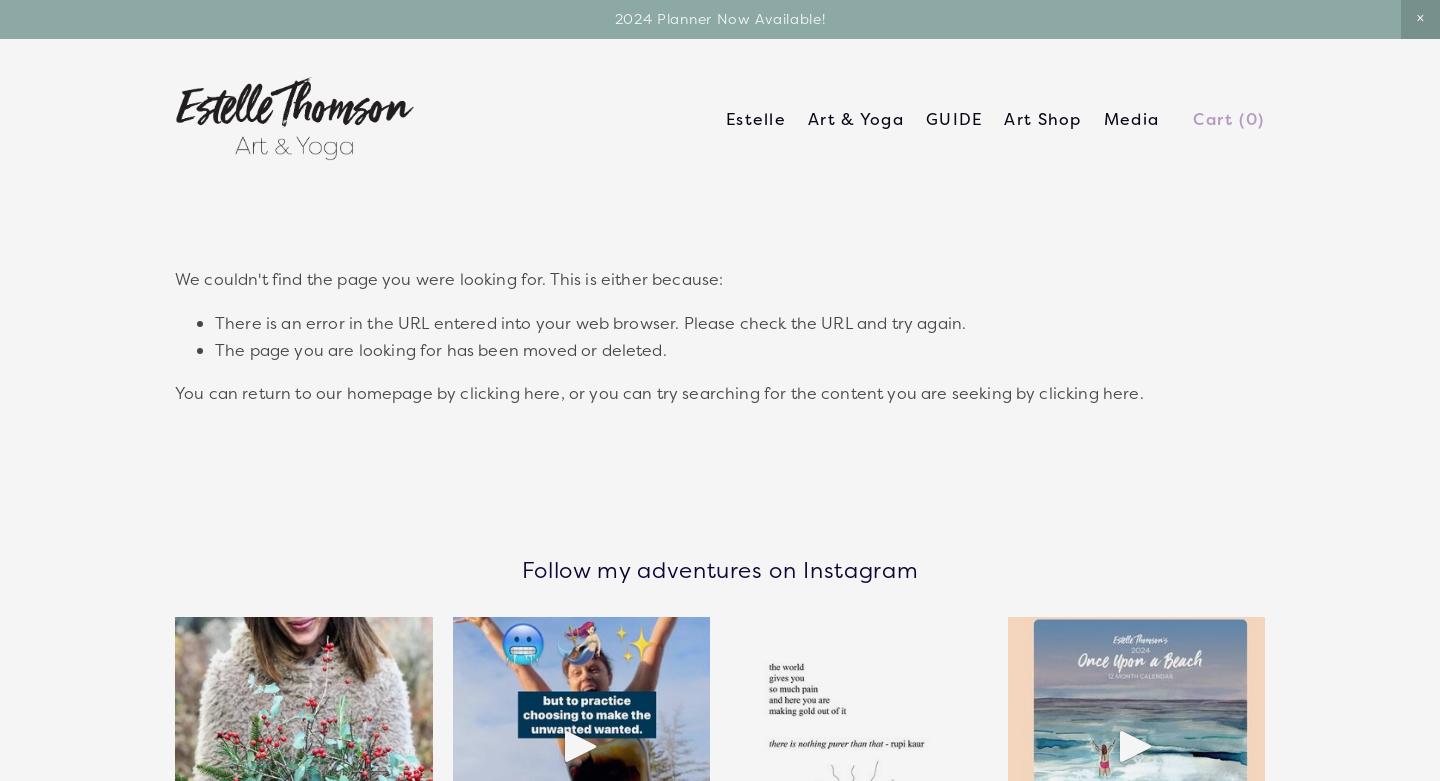 This screenshot has height=781, width=1440. Describe the element at coordinates (799, 390) in the screenshot. I see `', or you can try searching for the
  content you are seeking by'` at that location.